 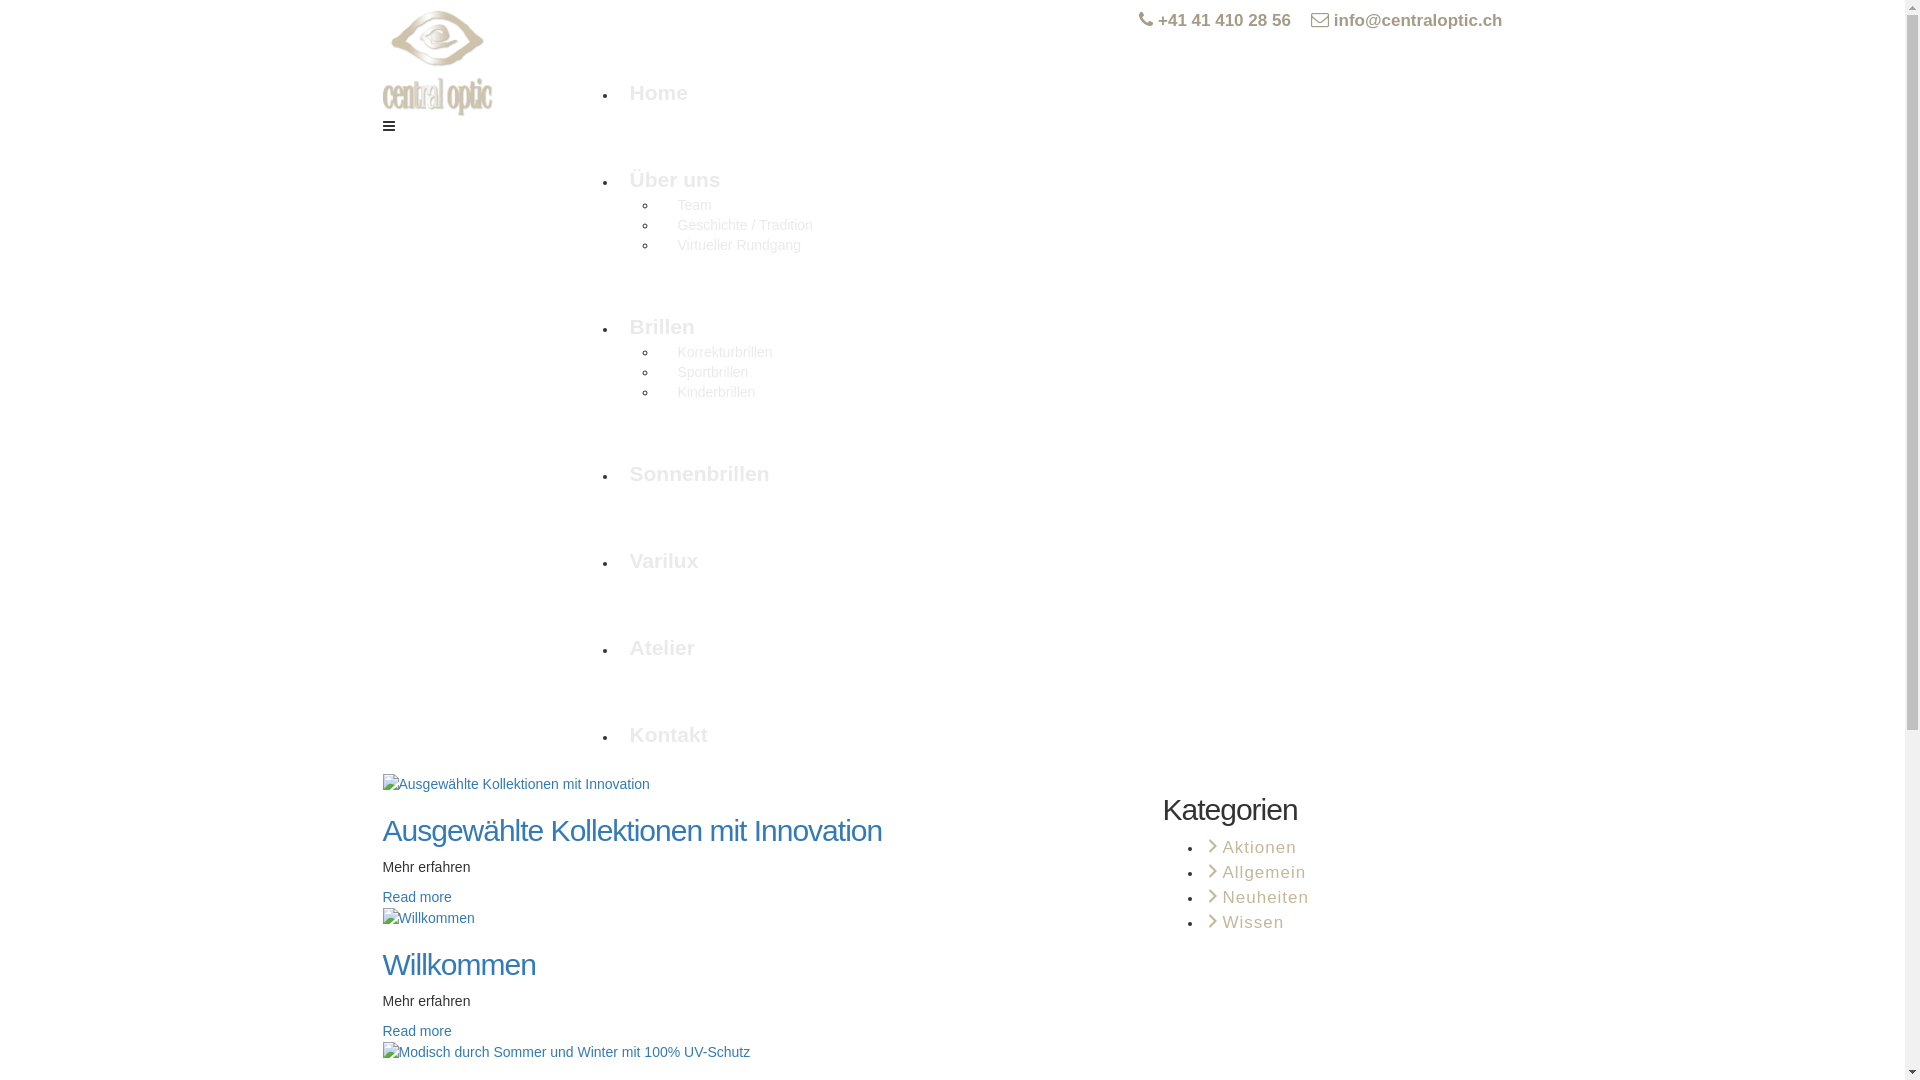 I want to click on 'Allgemein', so click(x=1200, y=871).